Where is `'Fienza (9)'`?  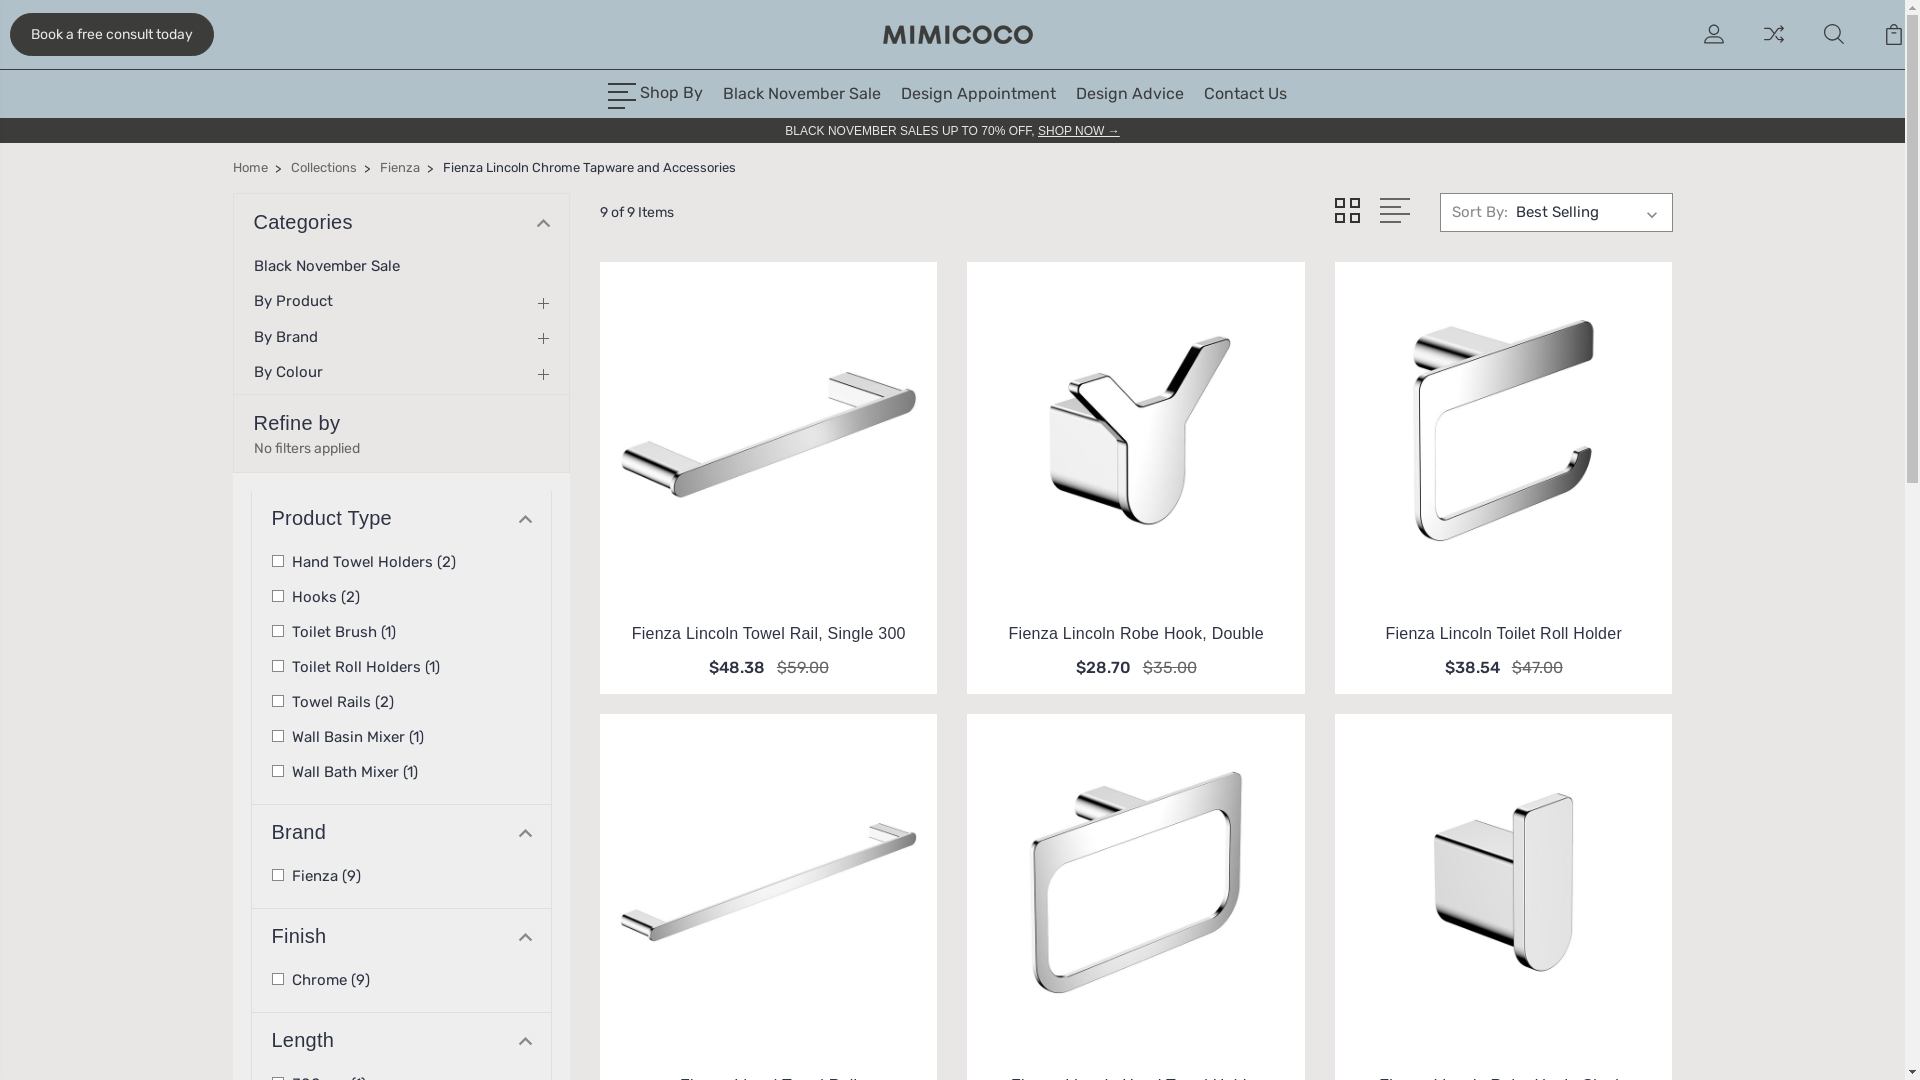 'Fienza (9)' is located at coordinates (401, 874).